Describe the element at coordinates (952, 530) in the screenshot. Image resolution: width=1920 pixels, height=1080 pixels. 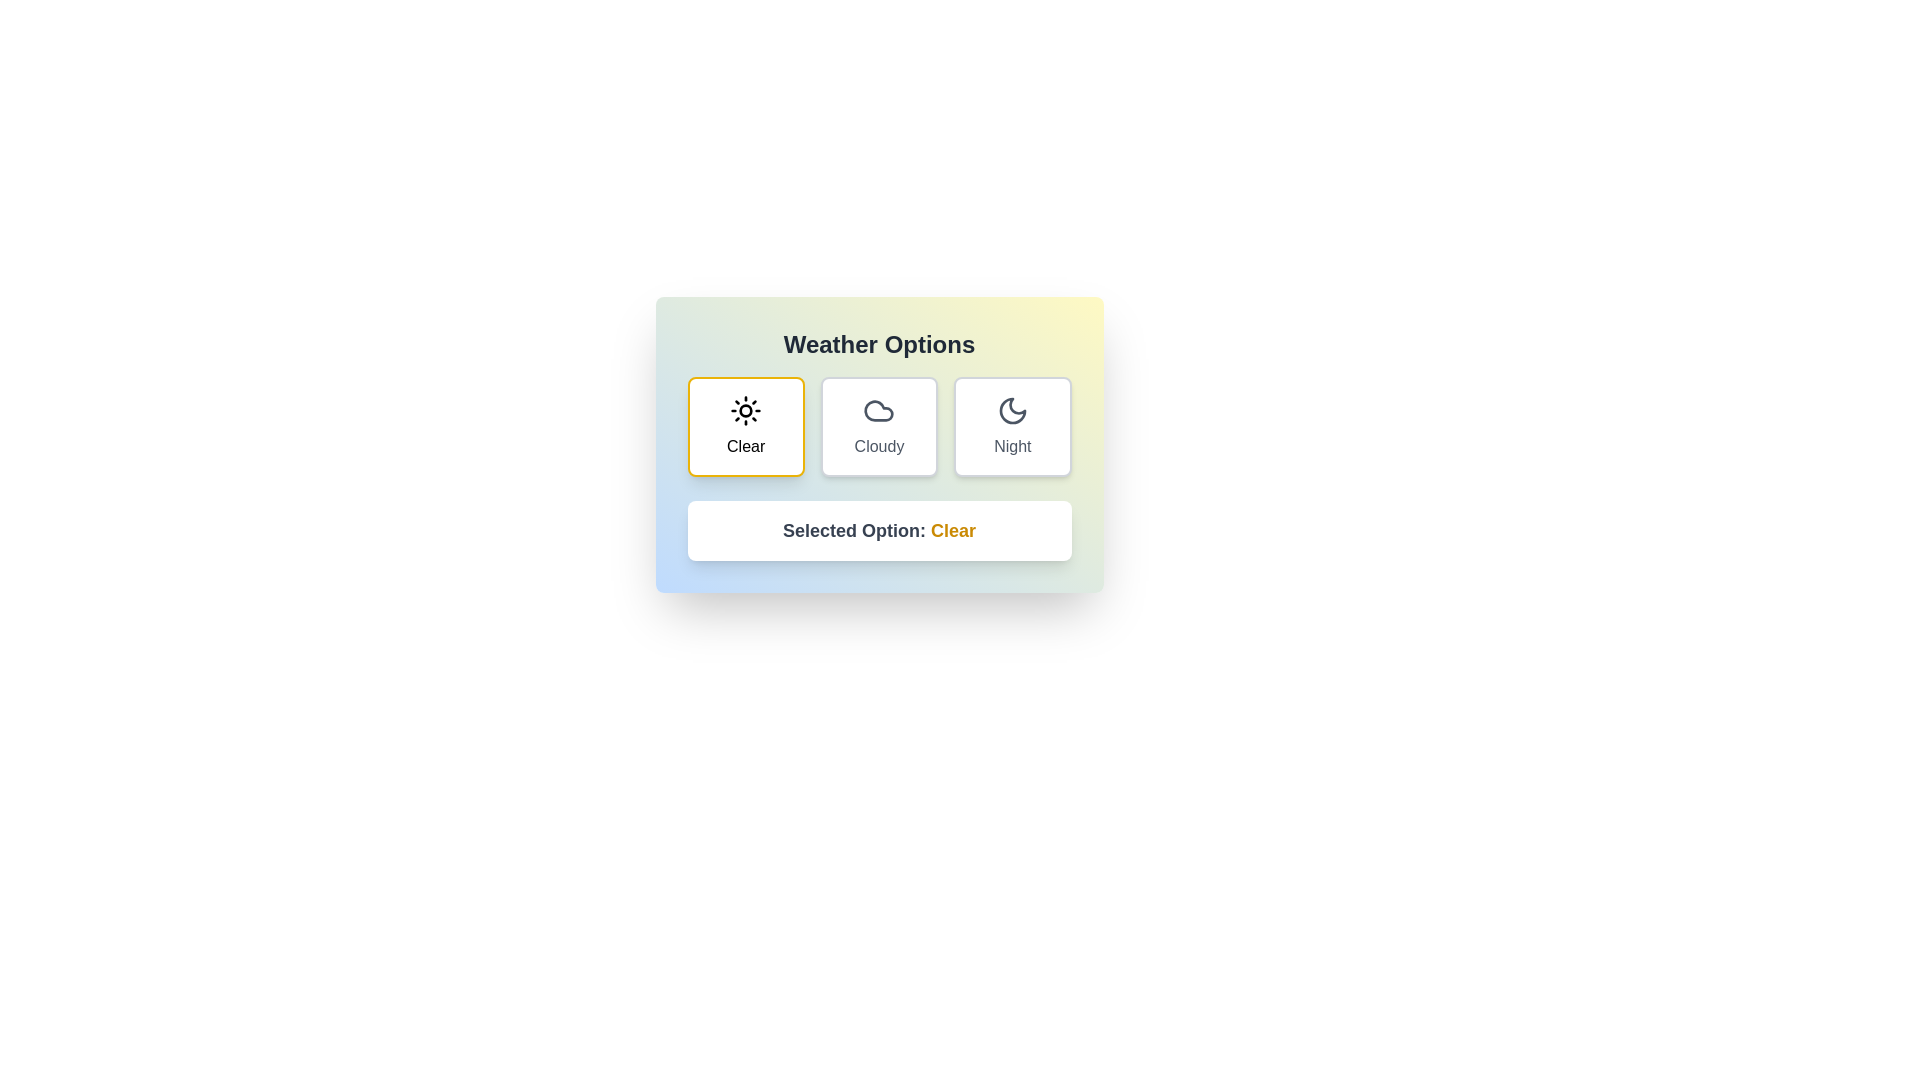
I see `the text label component displaying the word 'Clear' within the phrase 'Selected Option: Clear', which is centered in a white rectangular box` at that location.